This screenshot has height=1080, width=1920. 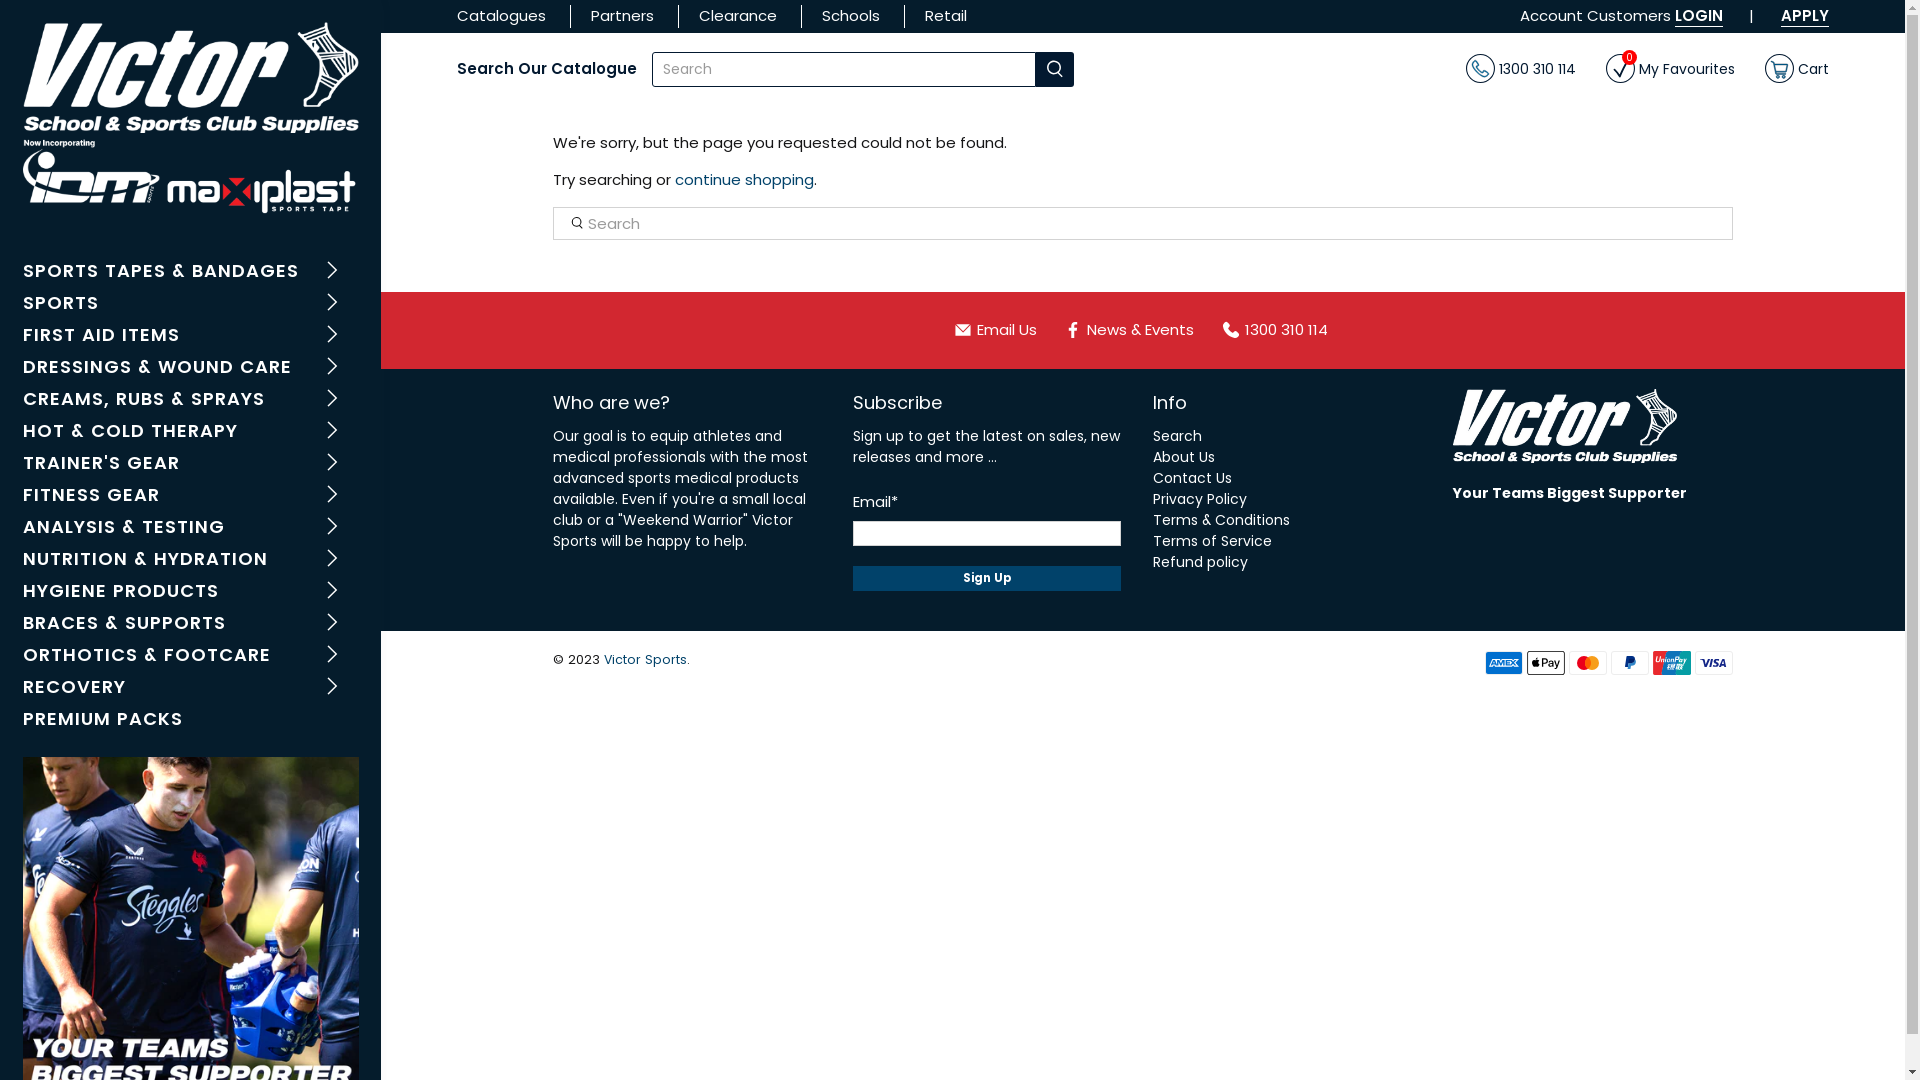 I want to click on 'Clearance', so click(x=699, y=15).